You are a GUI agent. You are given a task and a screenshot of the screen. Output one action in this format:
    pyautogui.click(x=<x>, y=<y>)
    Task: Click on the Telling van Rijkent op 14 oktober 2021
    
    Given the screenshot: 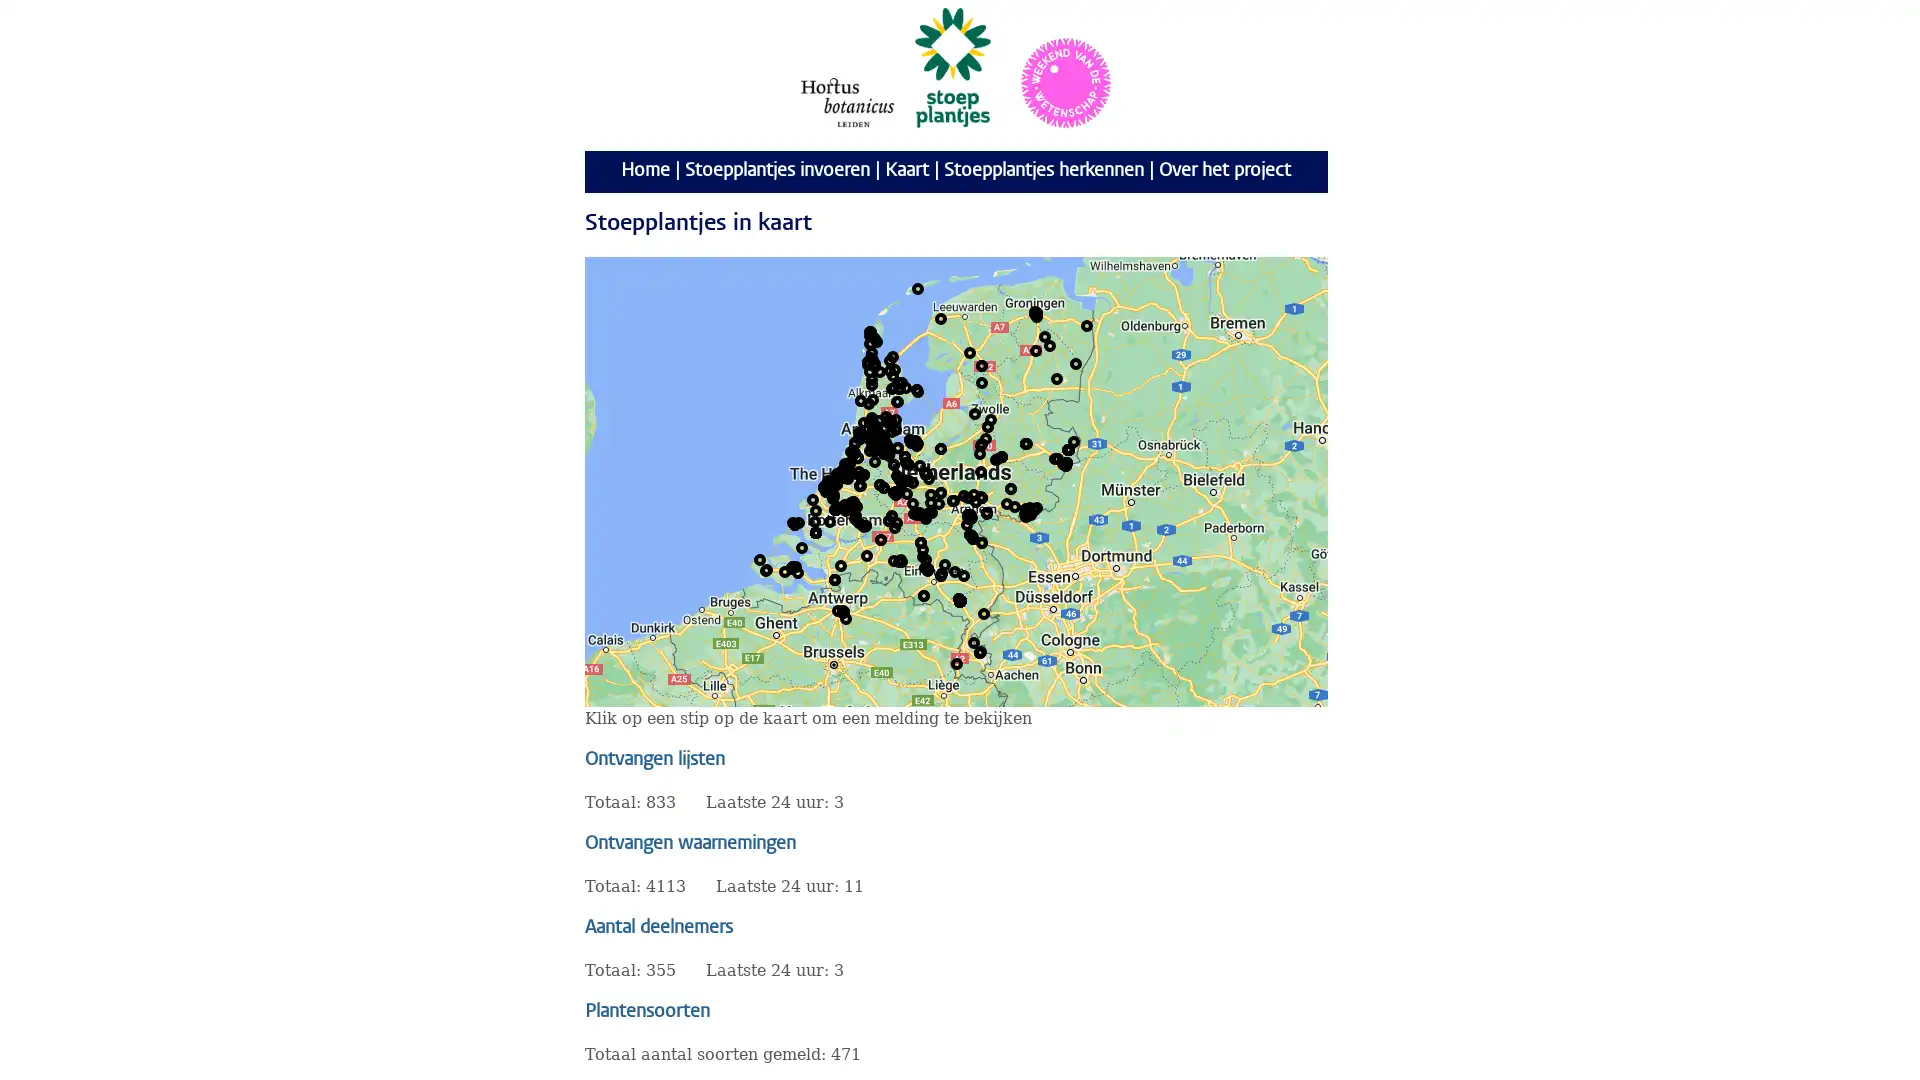 What is the action you would take?
    pyautogui.click(x=1027, y=442)
    